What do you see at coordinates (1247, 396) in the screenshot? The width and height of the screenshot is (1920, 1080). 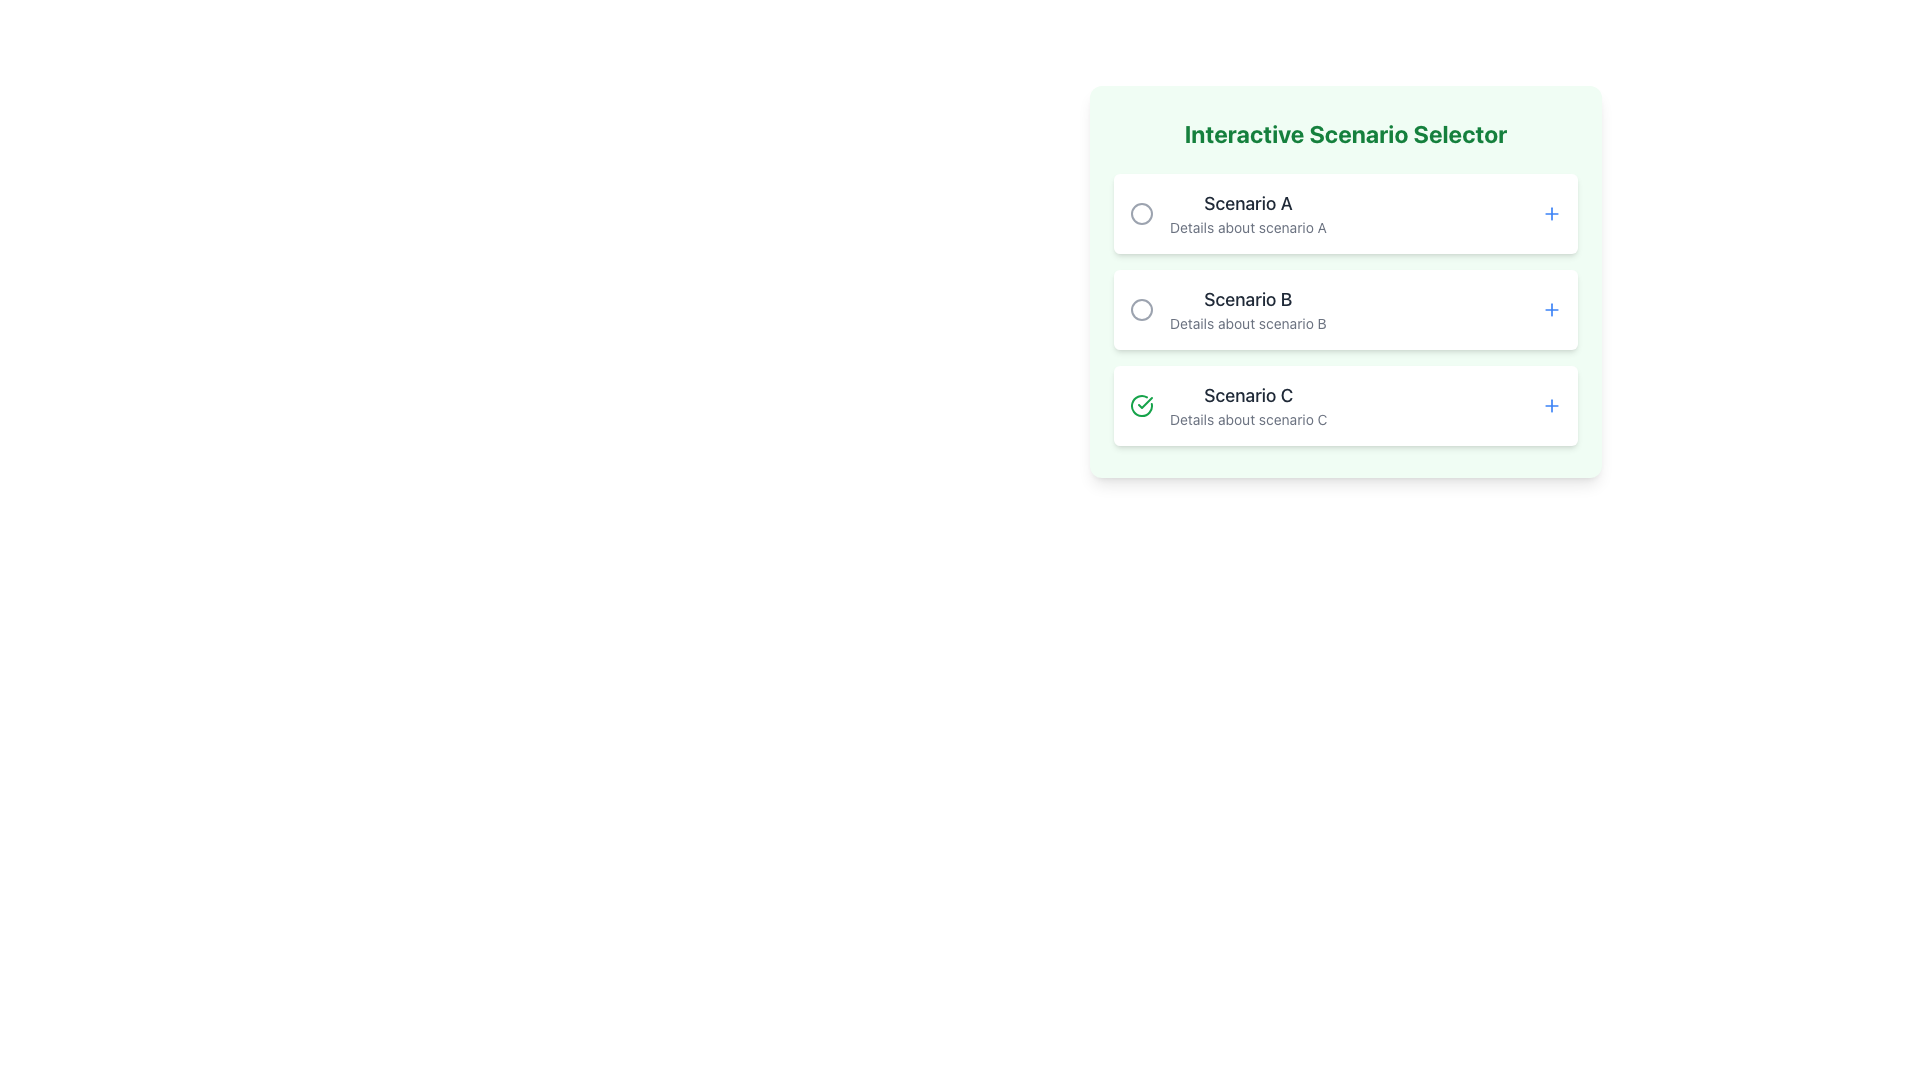 I see `the title text of the third item in the 'Interactive Scenario Selector' section, which appears directly above the description text 'Details about scenario C.'` at bounding box center [1247, 396].